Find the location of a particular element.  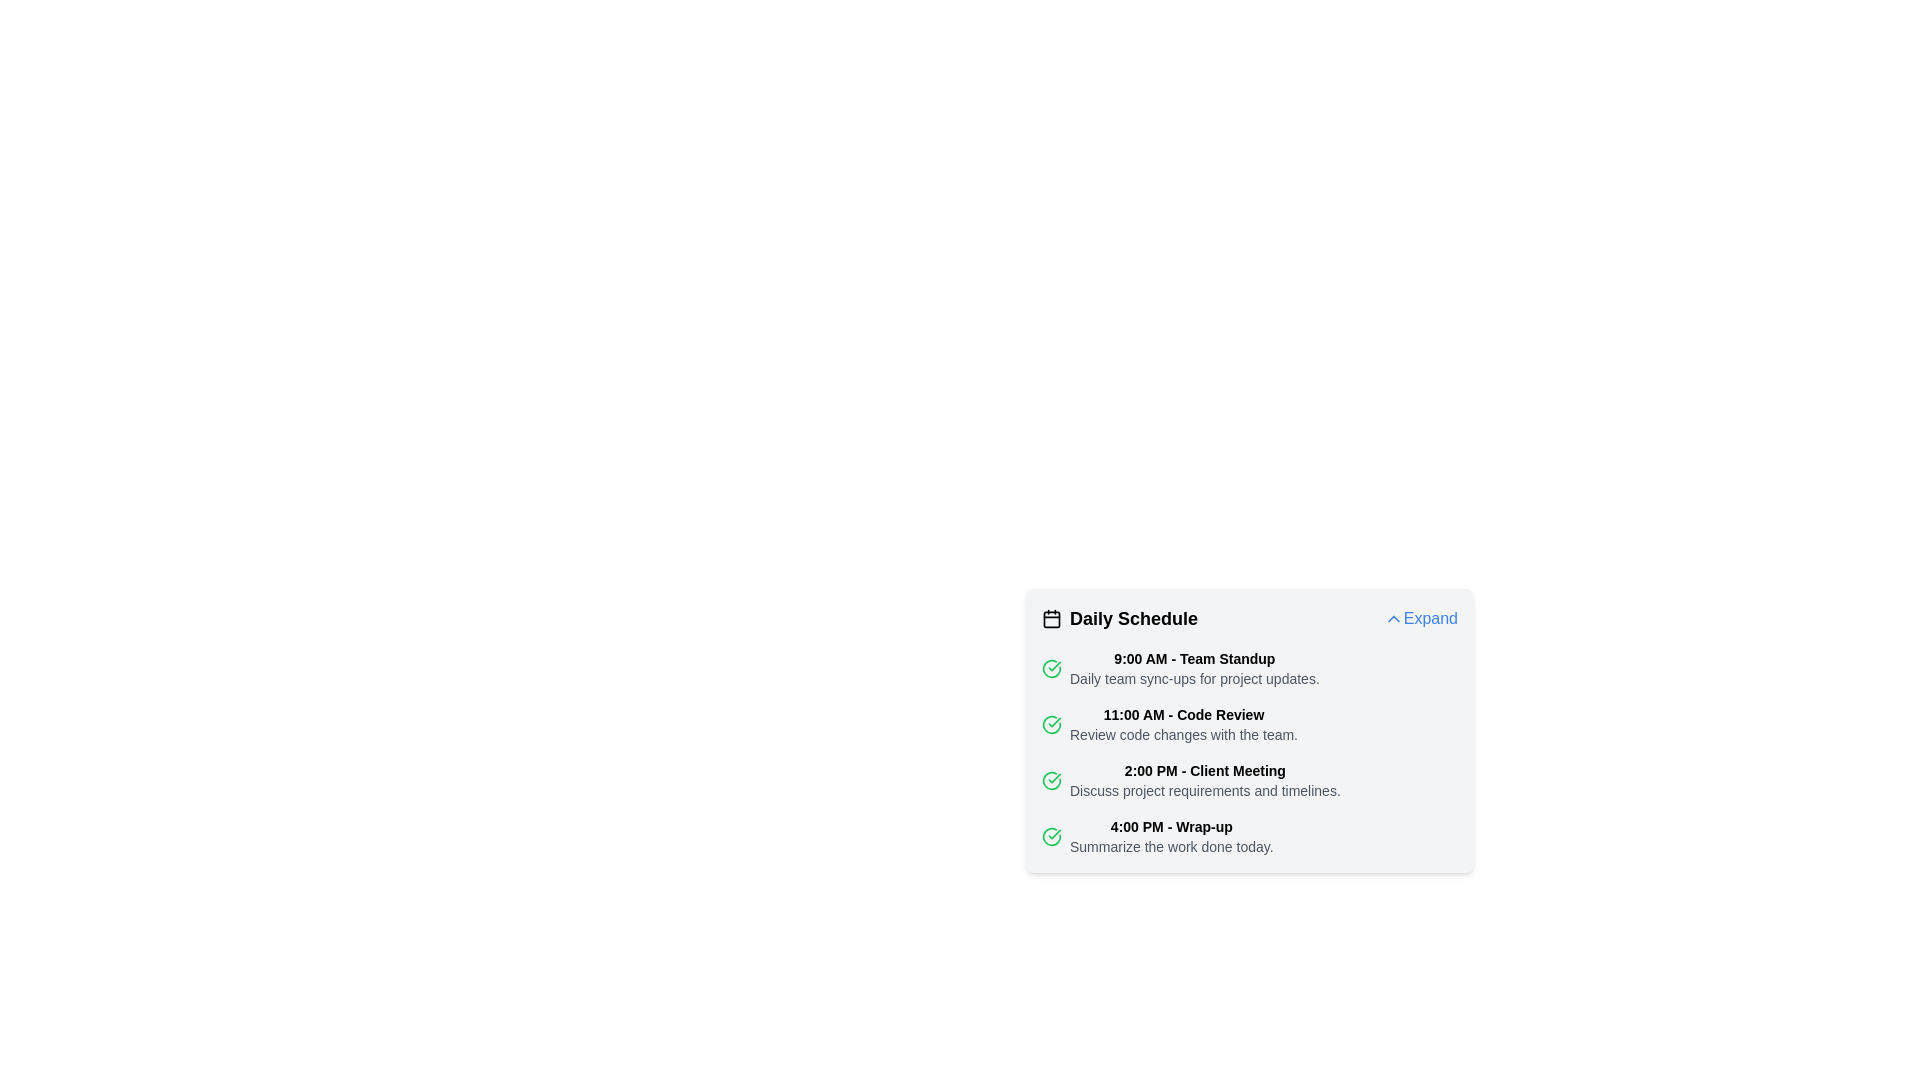

the first list item in the daily schedule displaying the 9:00 AM team standup meeting is located at coordinates (1248, 668).